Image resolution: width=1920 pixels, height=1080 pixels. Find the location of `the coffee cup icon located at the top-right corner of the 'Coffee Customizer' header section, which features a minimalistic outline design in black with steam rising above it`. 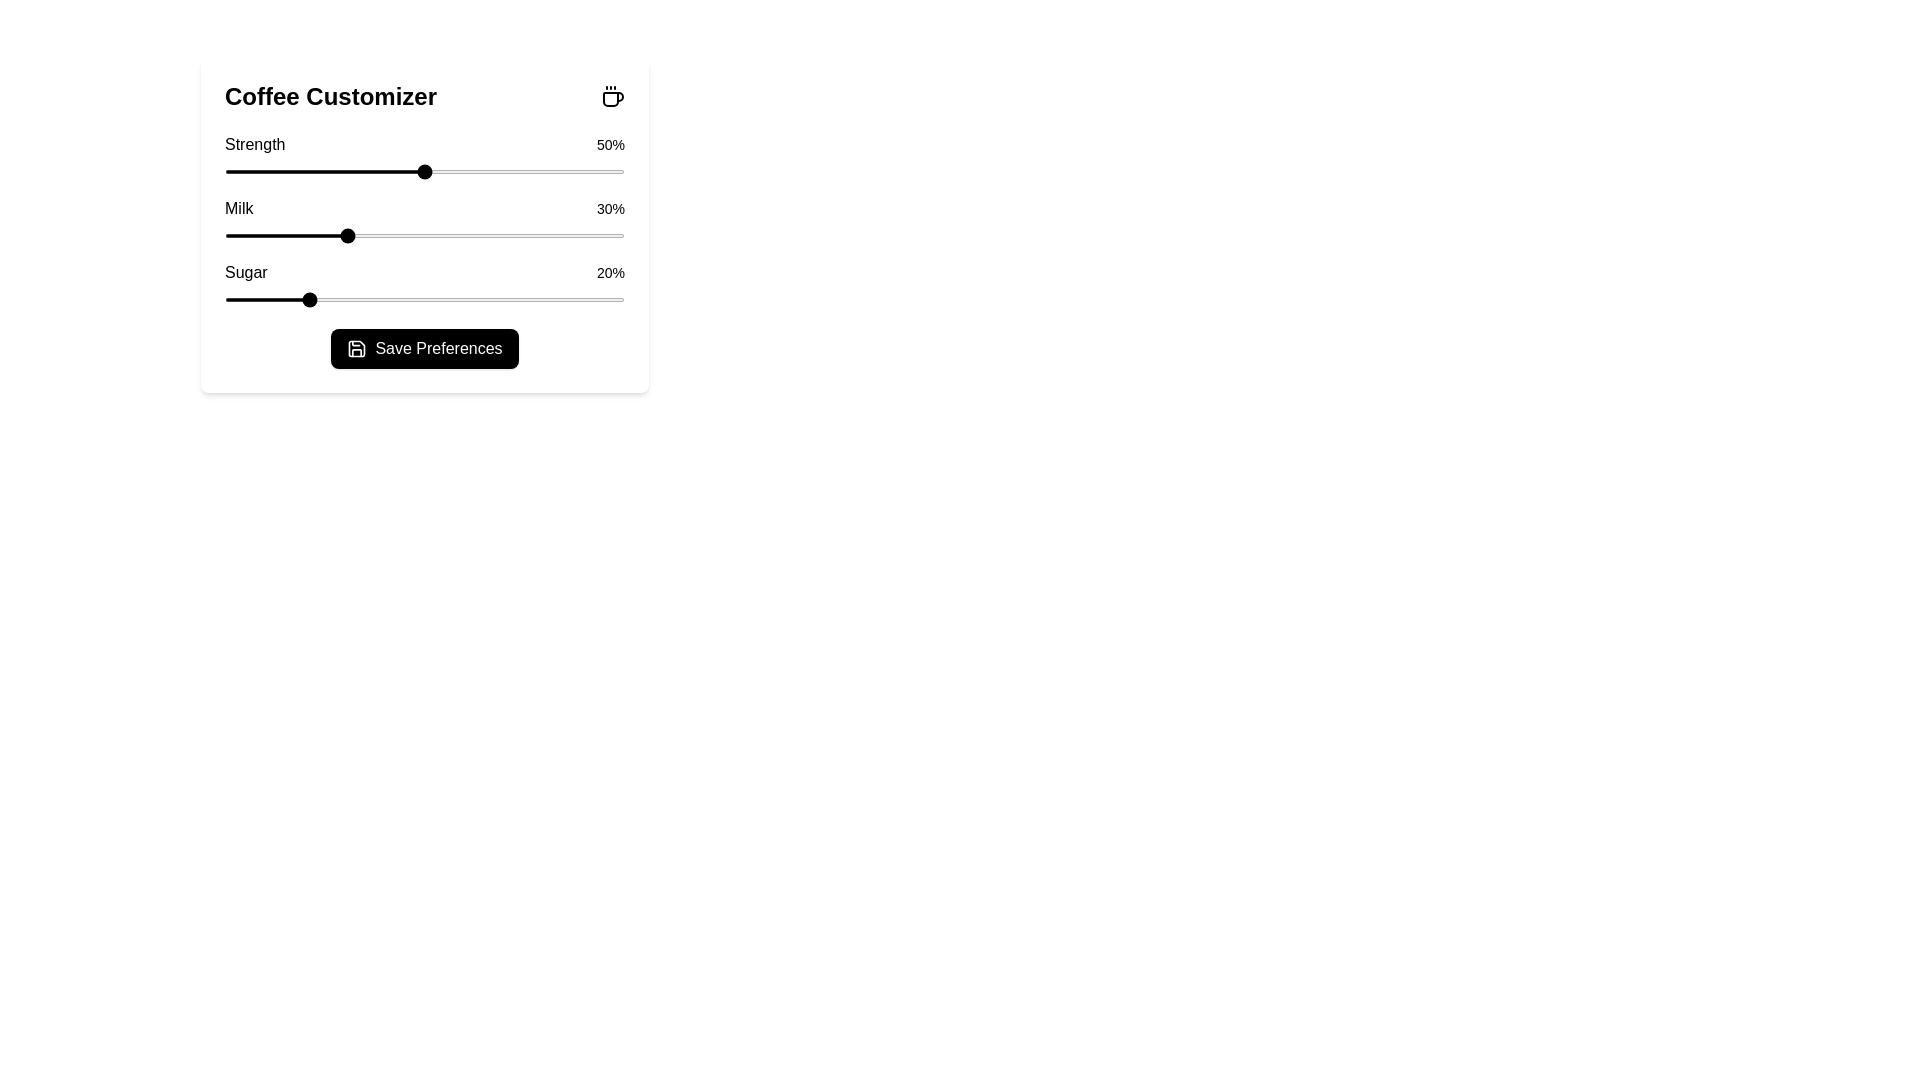

the coffee cup icon located at the top-right corner of the 'Coffee Customizer' header section, which features a minimalistic outline design in black with steam rising above it is located at coordinates (612, 96).